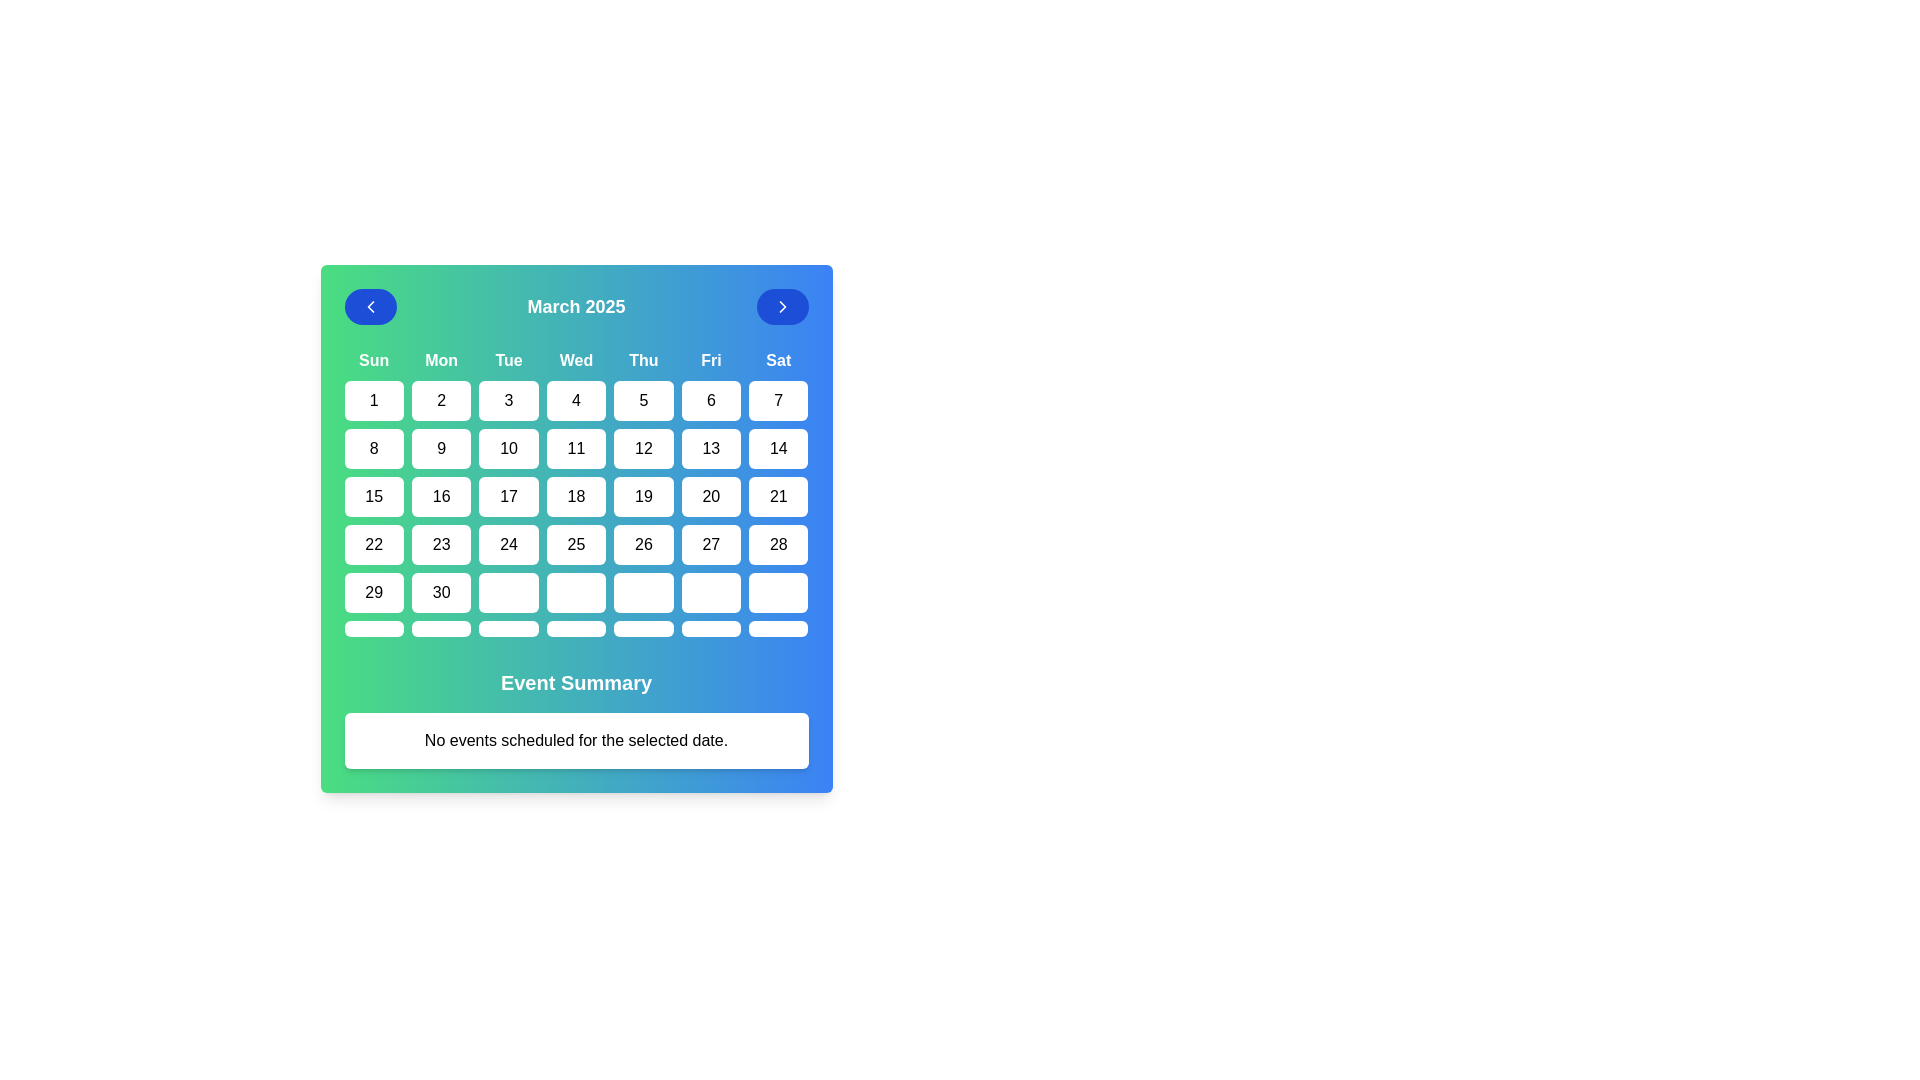  What do you see at coordinates (575, 717) in the screenshot?
I see `the informational text block titled 'Event Summary' which displays 'No events scheduled for the selected date.'` at bounding box center [575, 717].